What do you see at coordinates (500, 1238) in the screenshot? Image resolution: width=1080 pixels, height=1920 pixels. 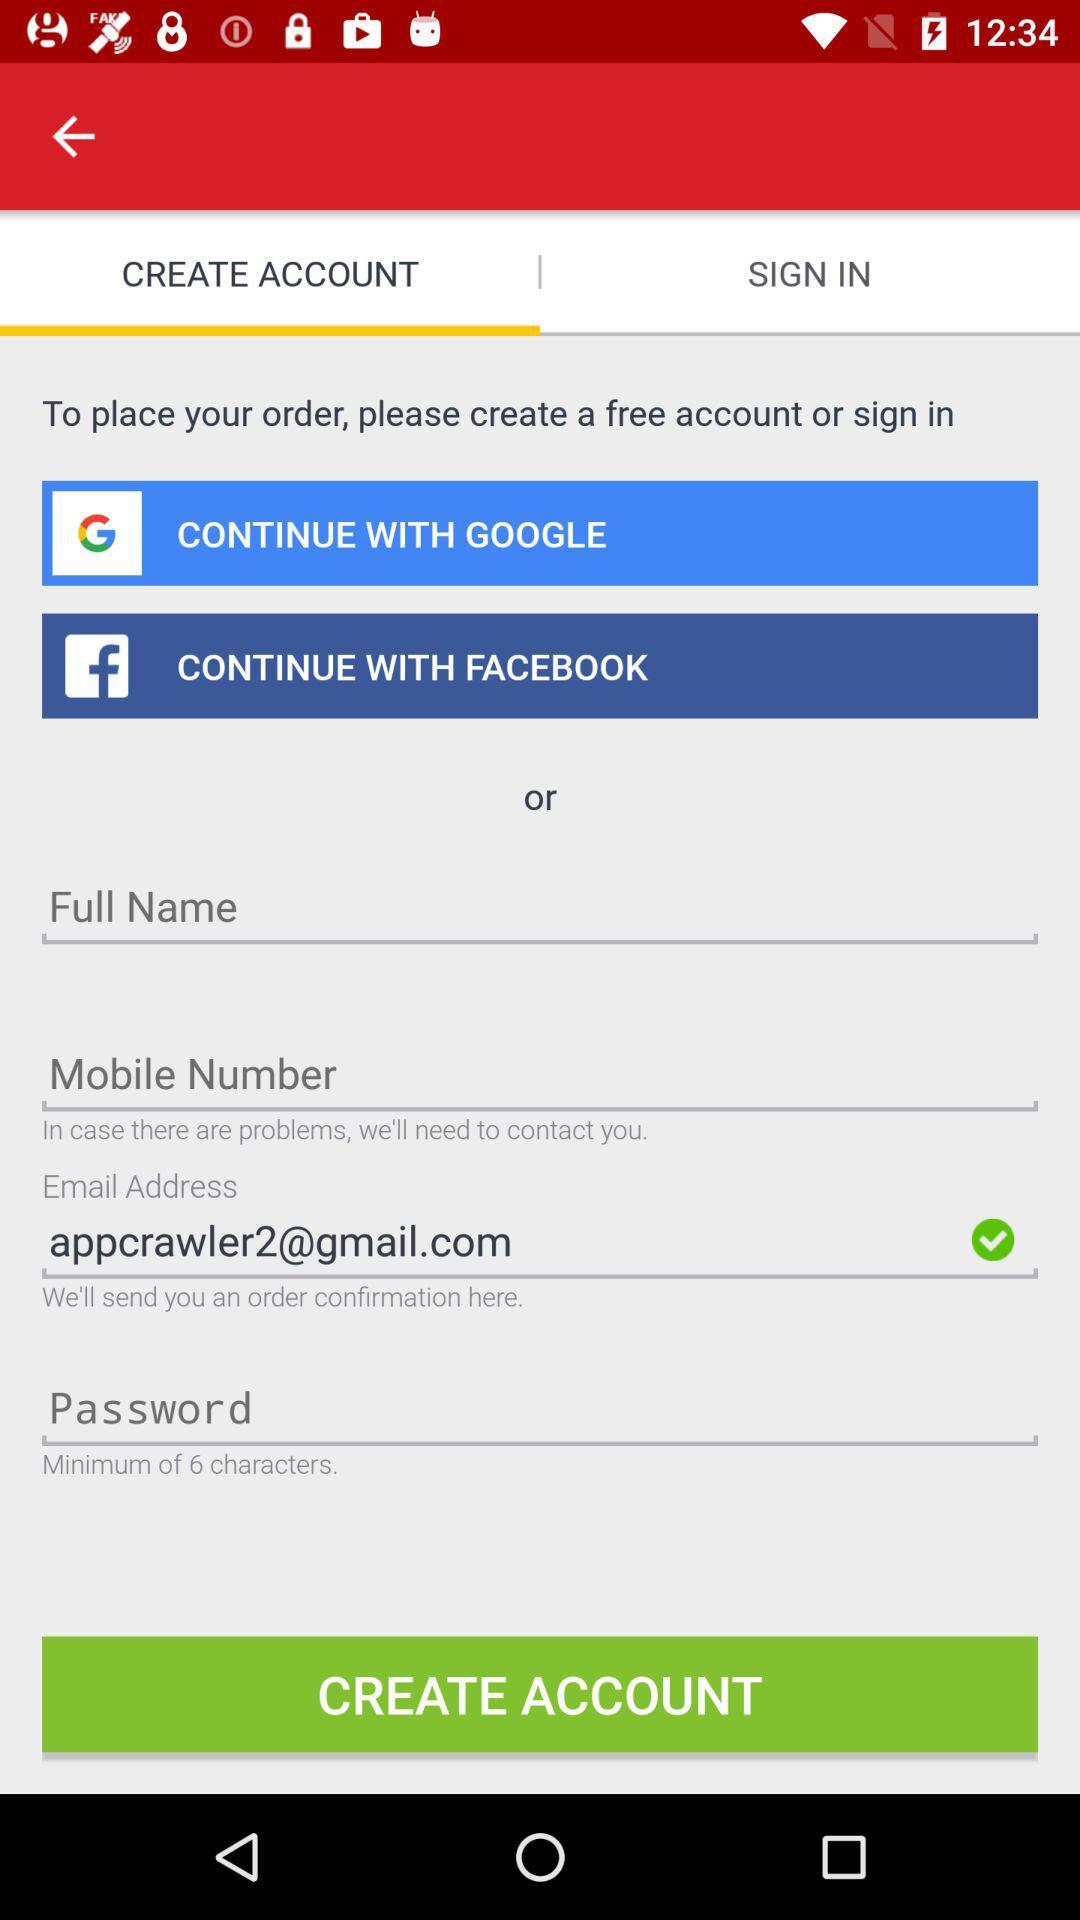 I see `the icon above we ll send item` at bounding box center [500, 1238].